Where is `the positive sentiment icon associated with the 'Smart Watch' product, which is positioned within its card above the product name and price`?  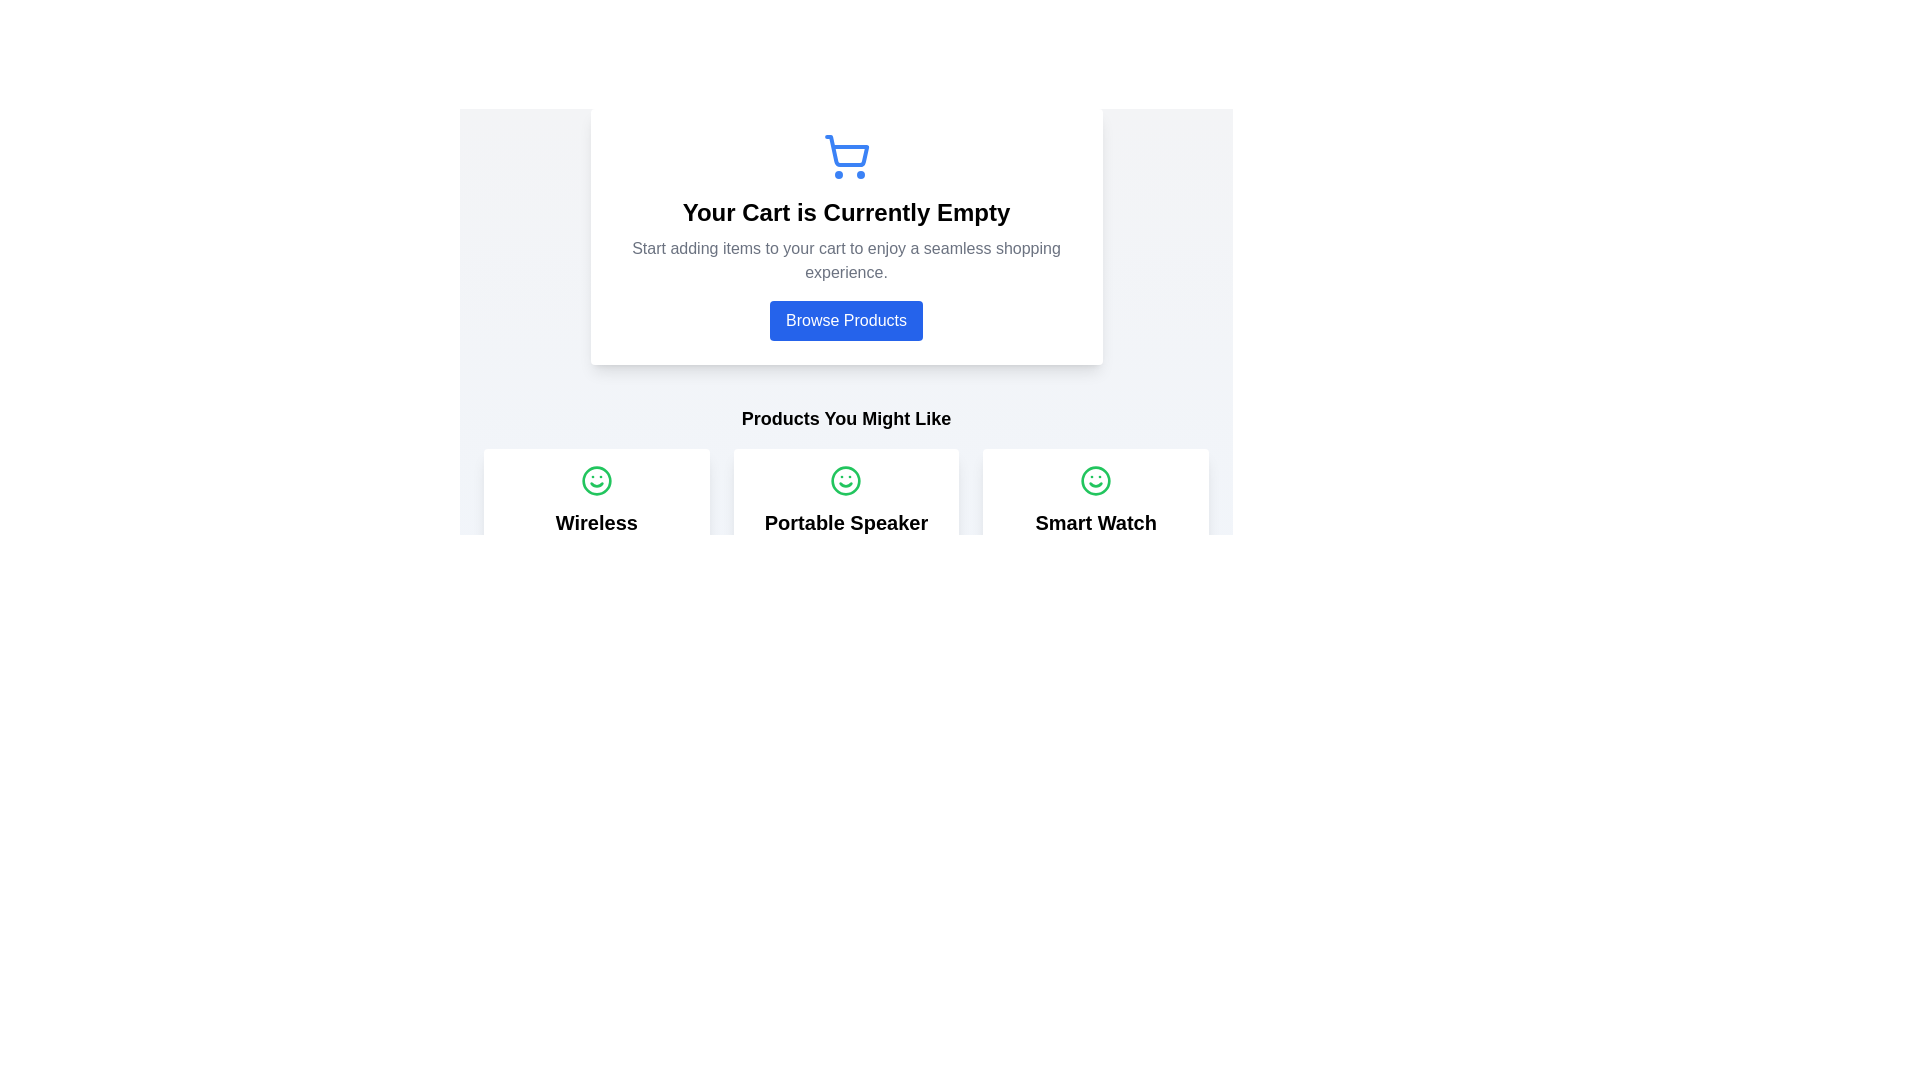 the positive sentiment icon associated with the 'Smart Watch' product, which is positioned within its card above the product name and price is located at coordinates (1095, 481).